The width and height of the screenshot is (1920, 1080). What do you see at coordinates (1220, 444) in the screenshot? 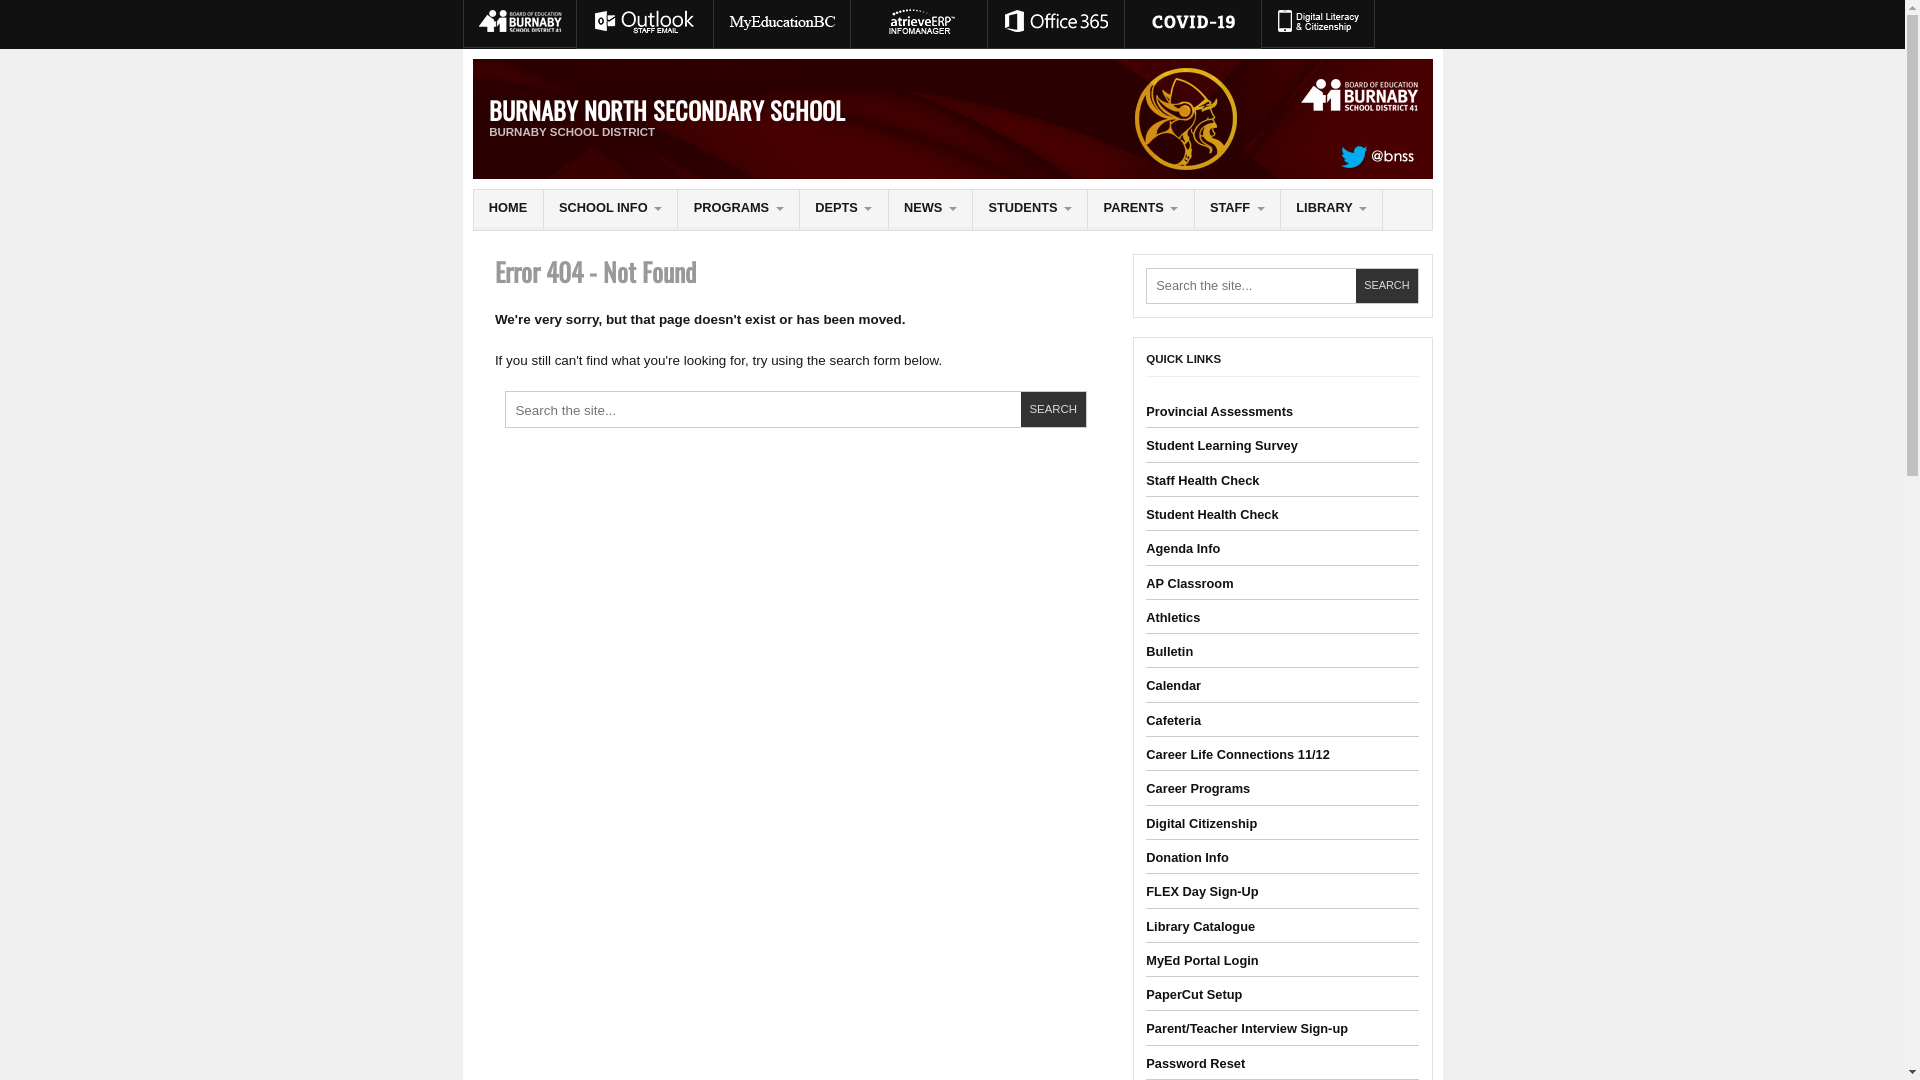
I see `'Student Learning Survey'` at bounding box center [1220, 444].